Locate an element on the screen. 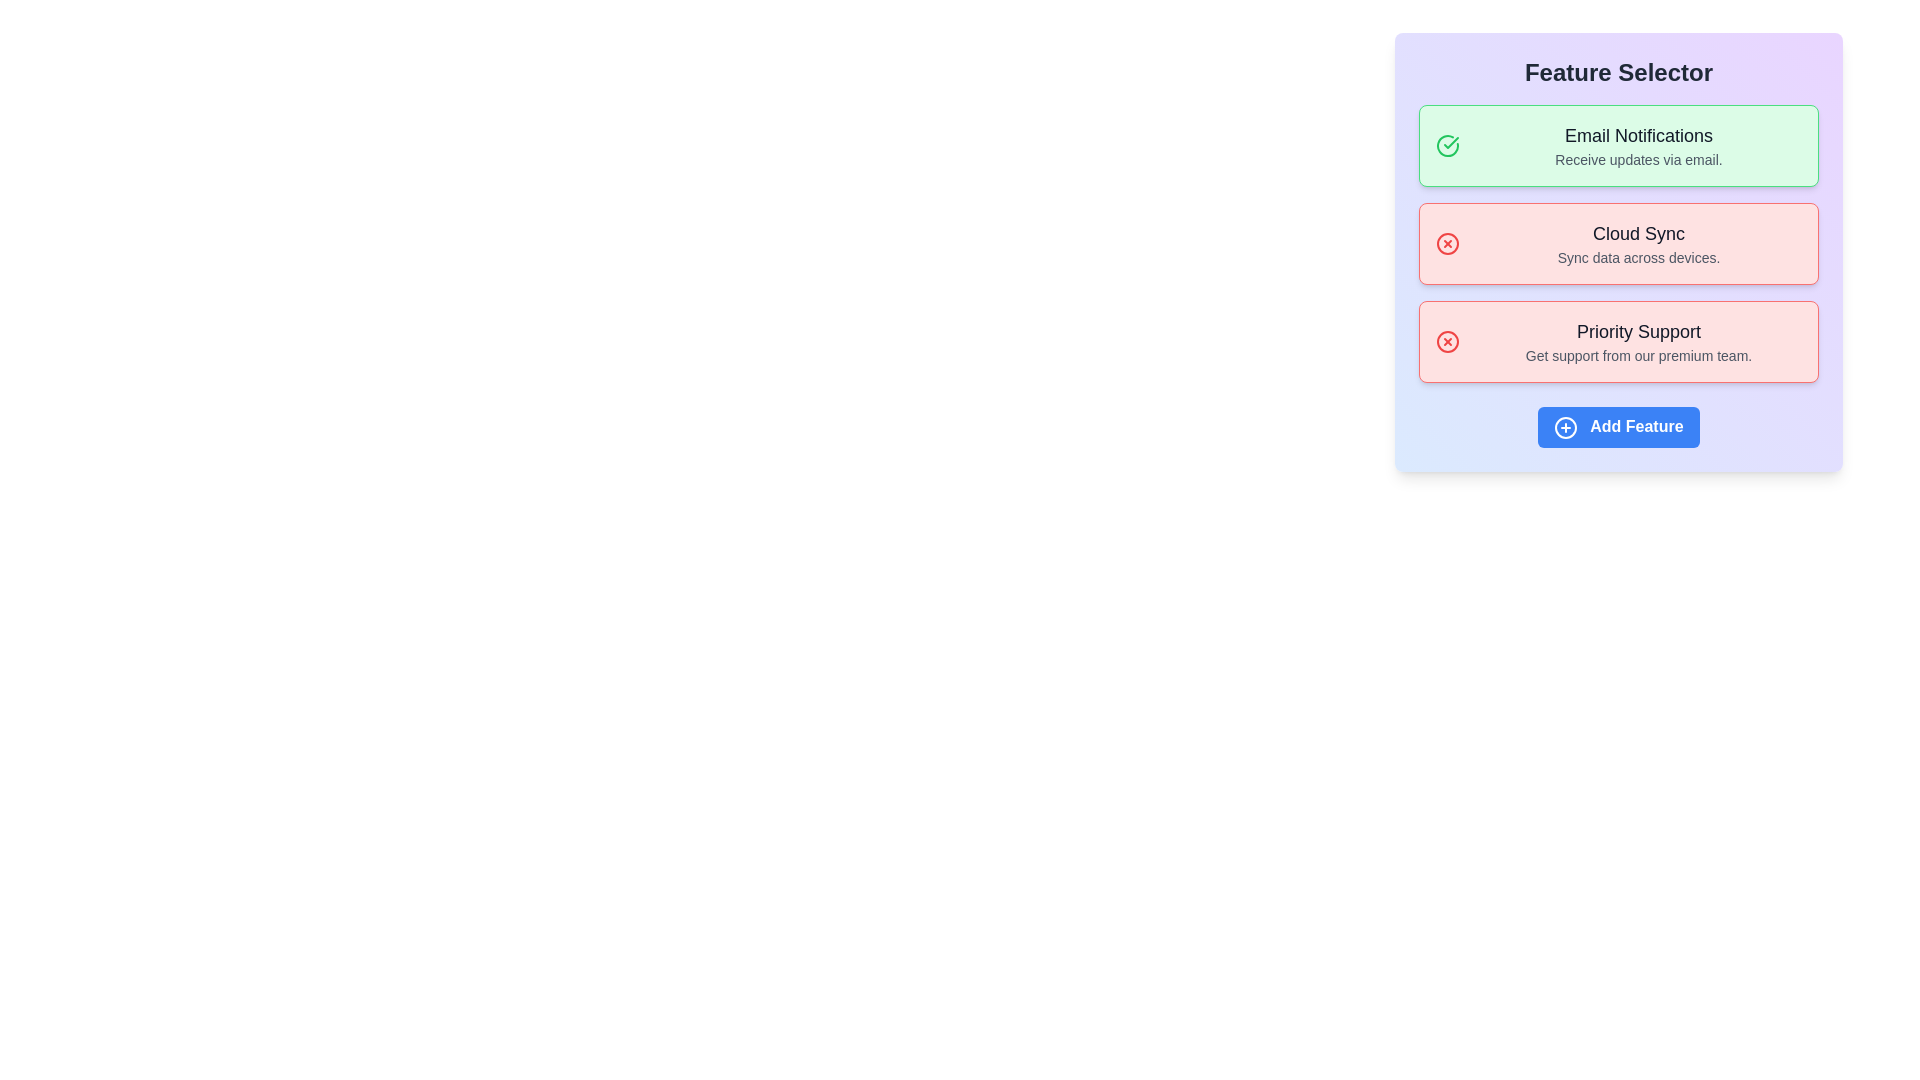 The height and width of the screenshot is (1080, 1920). the 'Priority Support' text display module, which has a bold dark-gray heading and a lighter subtext, located in the top-right section of the interface is located at coordinates (1638, 341).